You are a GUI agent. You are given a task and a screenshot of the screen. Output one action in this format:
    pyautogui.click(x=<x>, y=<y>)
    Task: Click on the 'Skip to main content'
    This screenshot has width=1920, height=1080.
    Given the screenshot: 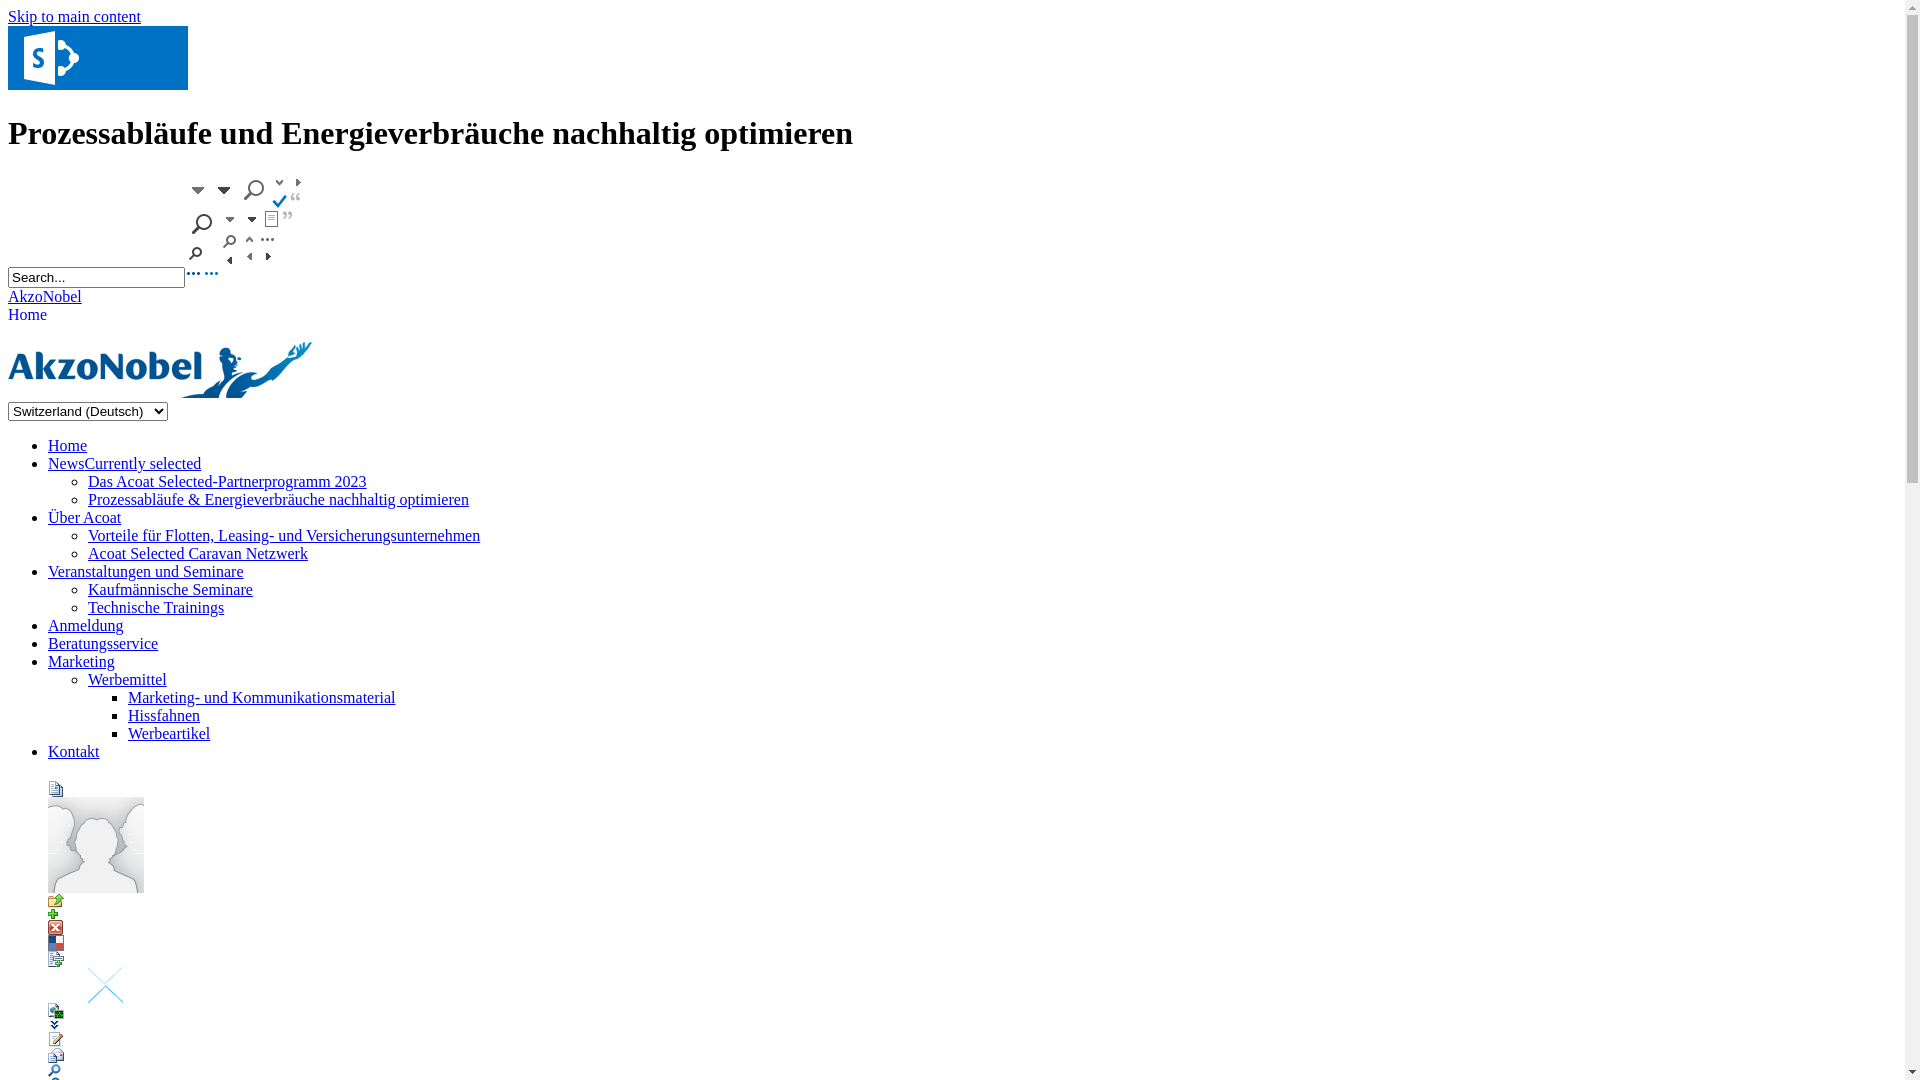 What is the action you would take?
    pyautogui.click(x=74, y=16)
    